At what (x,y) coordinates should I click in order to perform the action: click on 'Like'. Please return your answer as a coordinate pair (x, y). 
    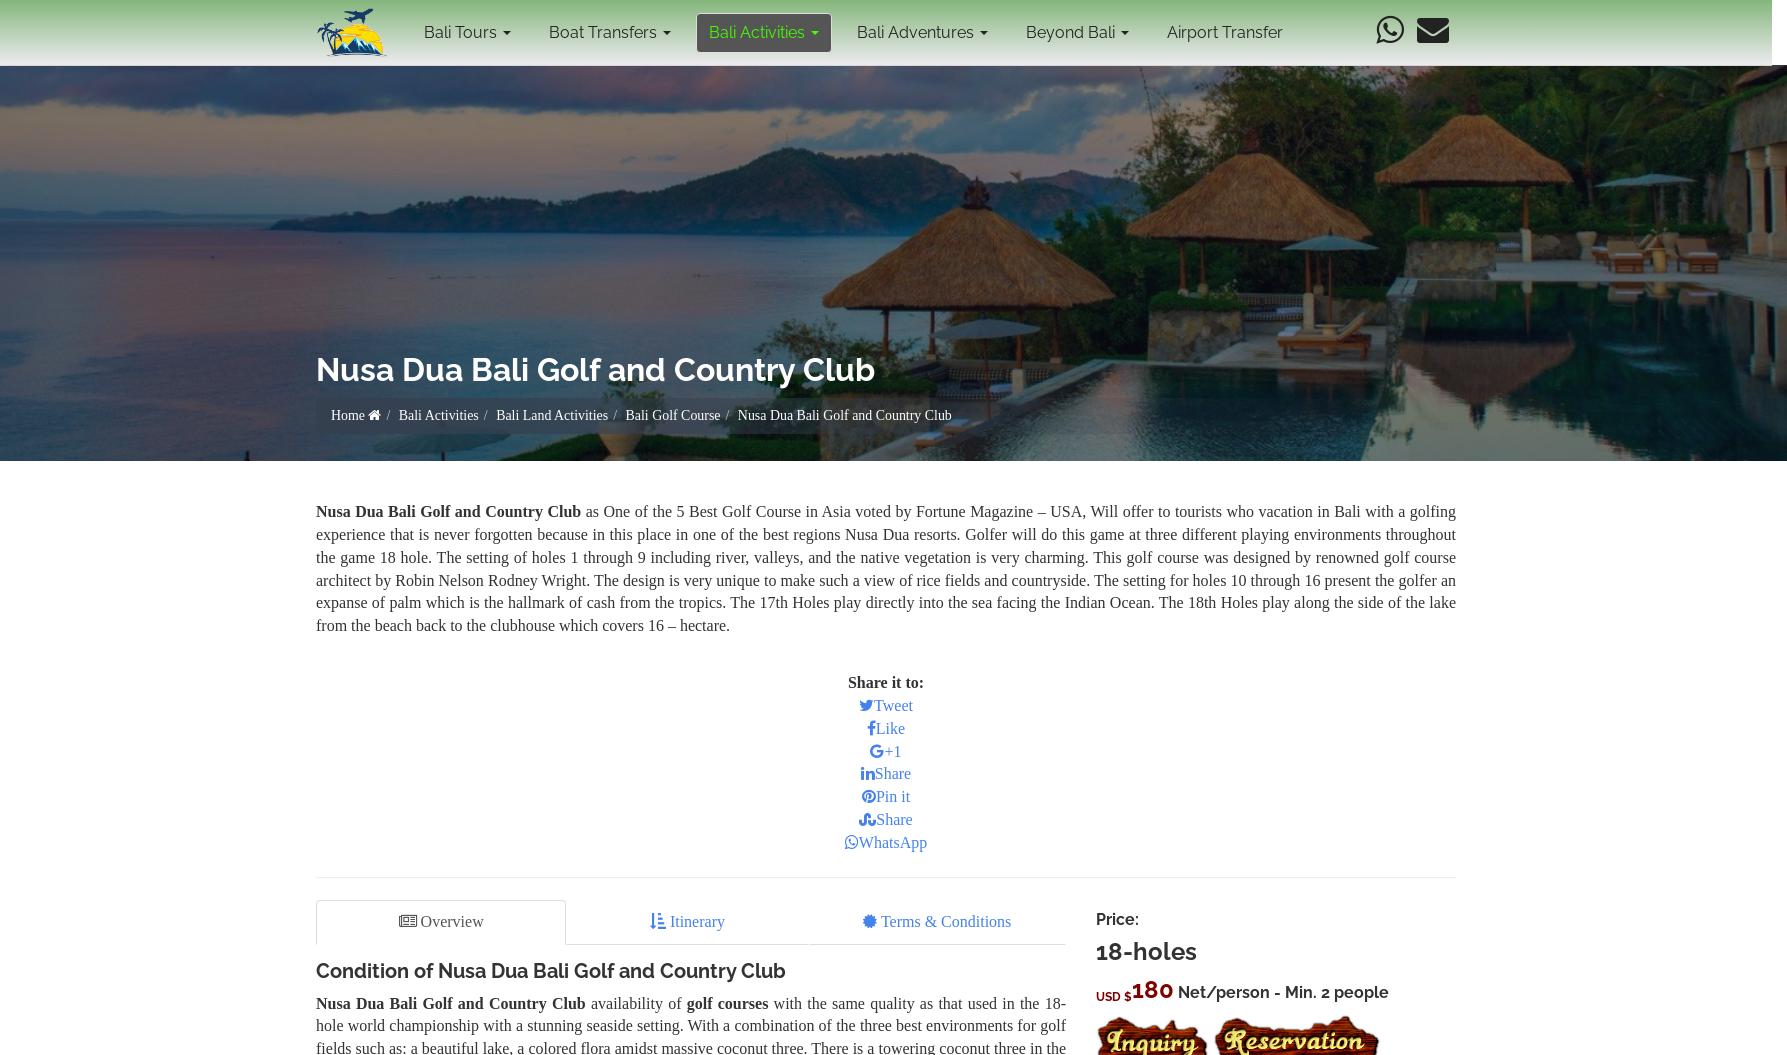
    Looking at the image, I should click on (889, 727).